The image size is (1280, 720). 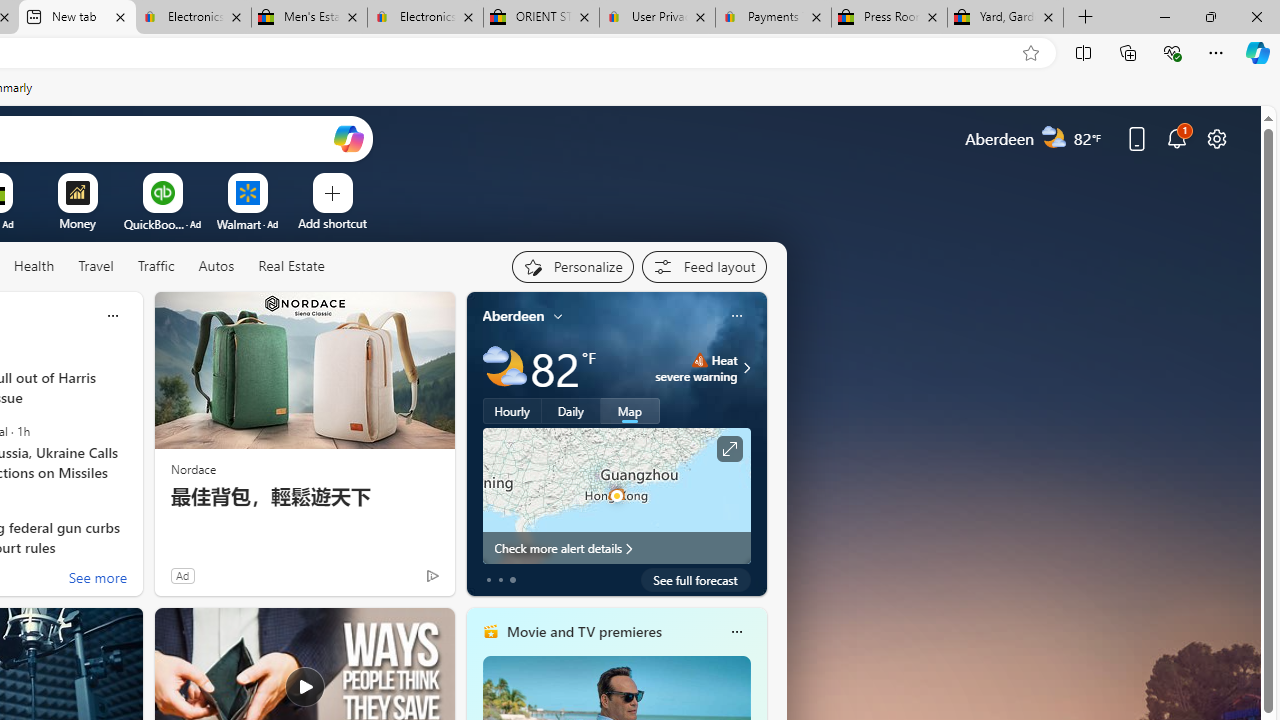 I want to click on 'Real Estate', so click(x=290, y=265).